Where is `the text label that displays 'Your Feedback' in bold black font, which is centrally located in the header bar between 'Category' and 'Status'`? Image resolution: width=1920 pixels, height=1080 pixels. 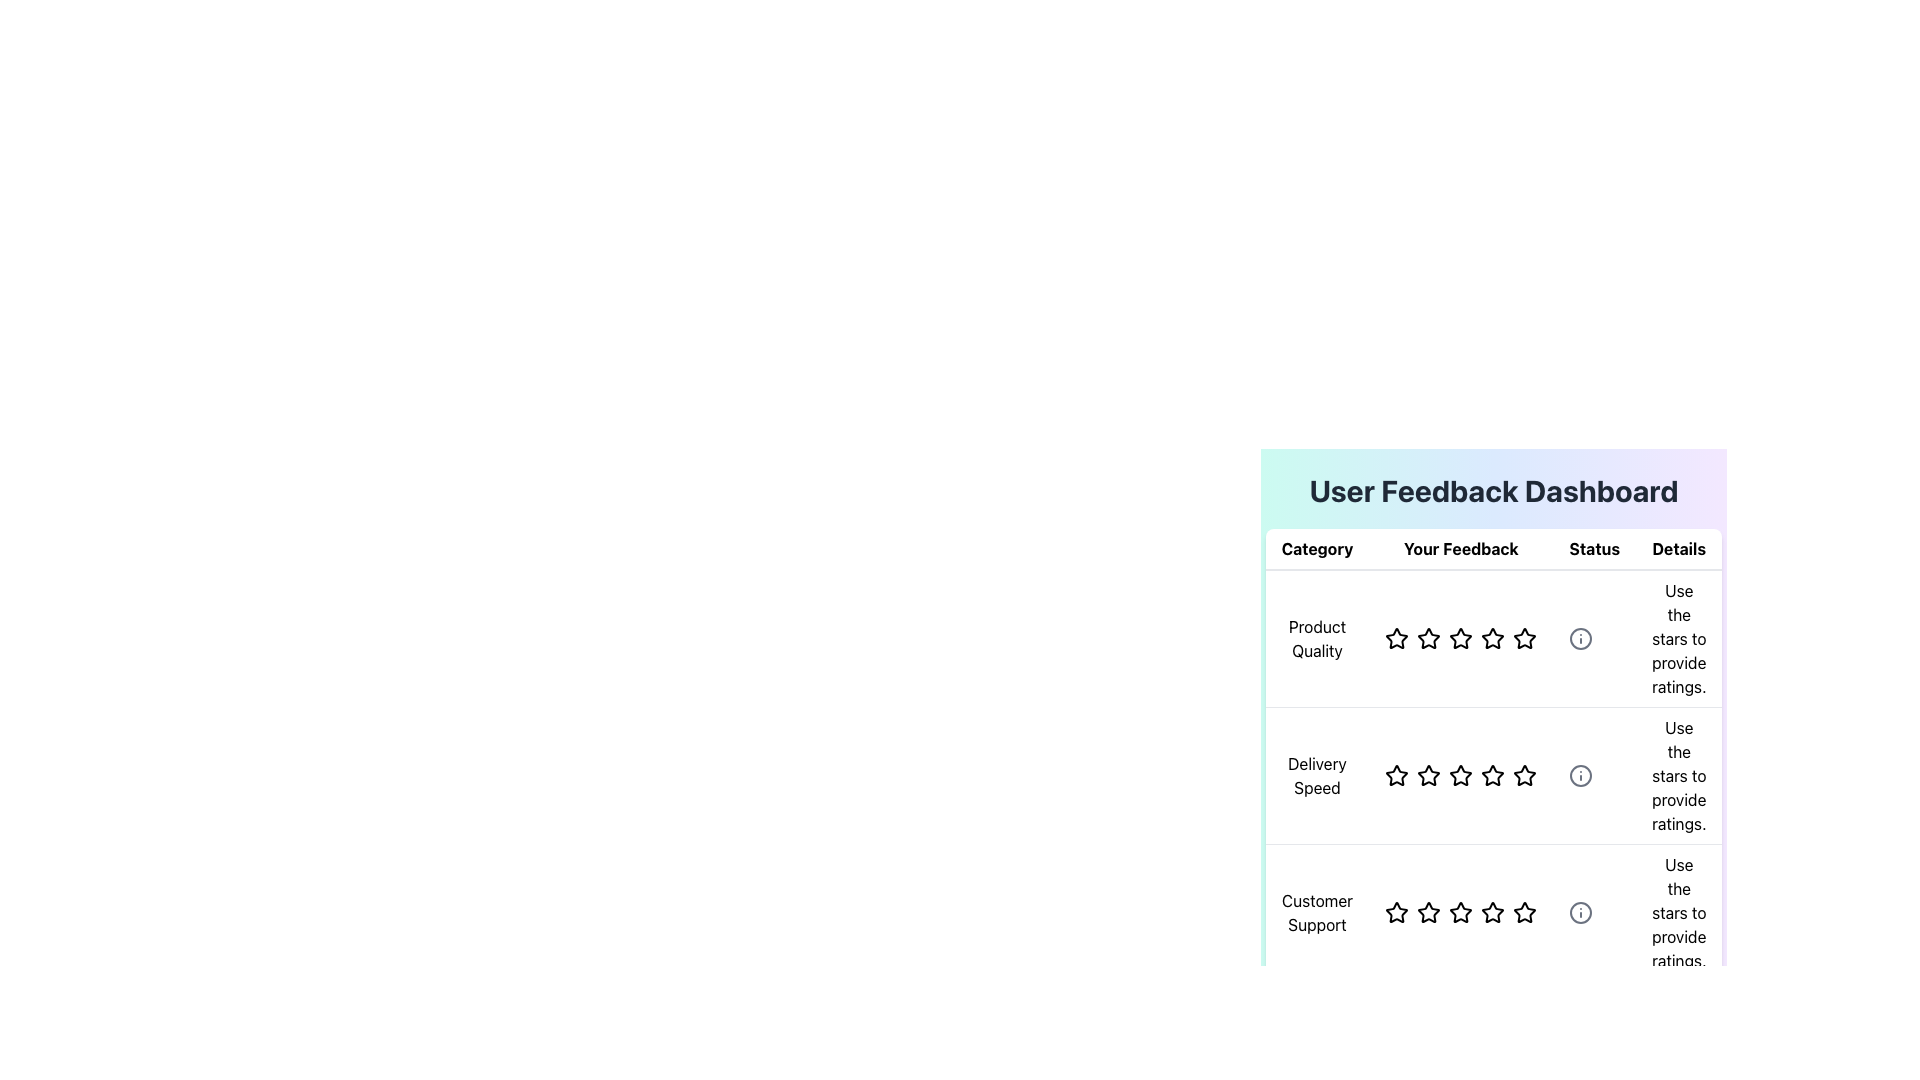 the text label that displays 'Your Feedback' in bold black font, which is centrally located in the header bar between 'Category' and 'Status' is located at coordinates (1461, 549).